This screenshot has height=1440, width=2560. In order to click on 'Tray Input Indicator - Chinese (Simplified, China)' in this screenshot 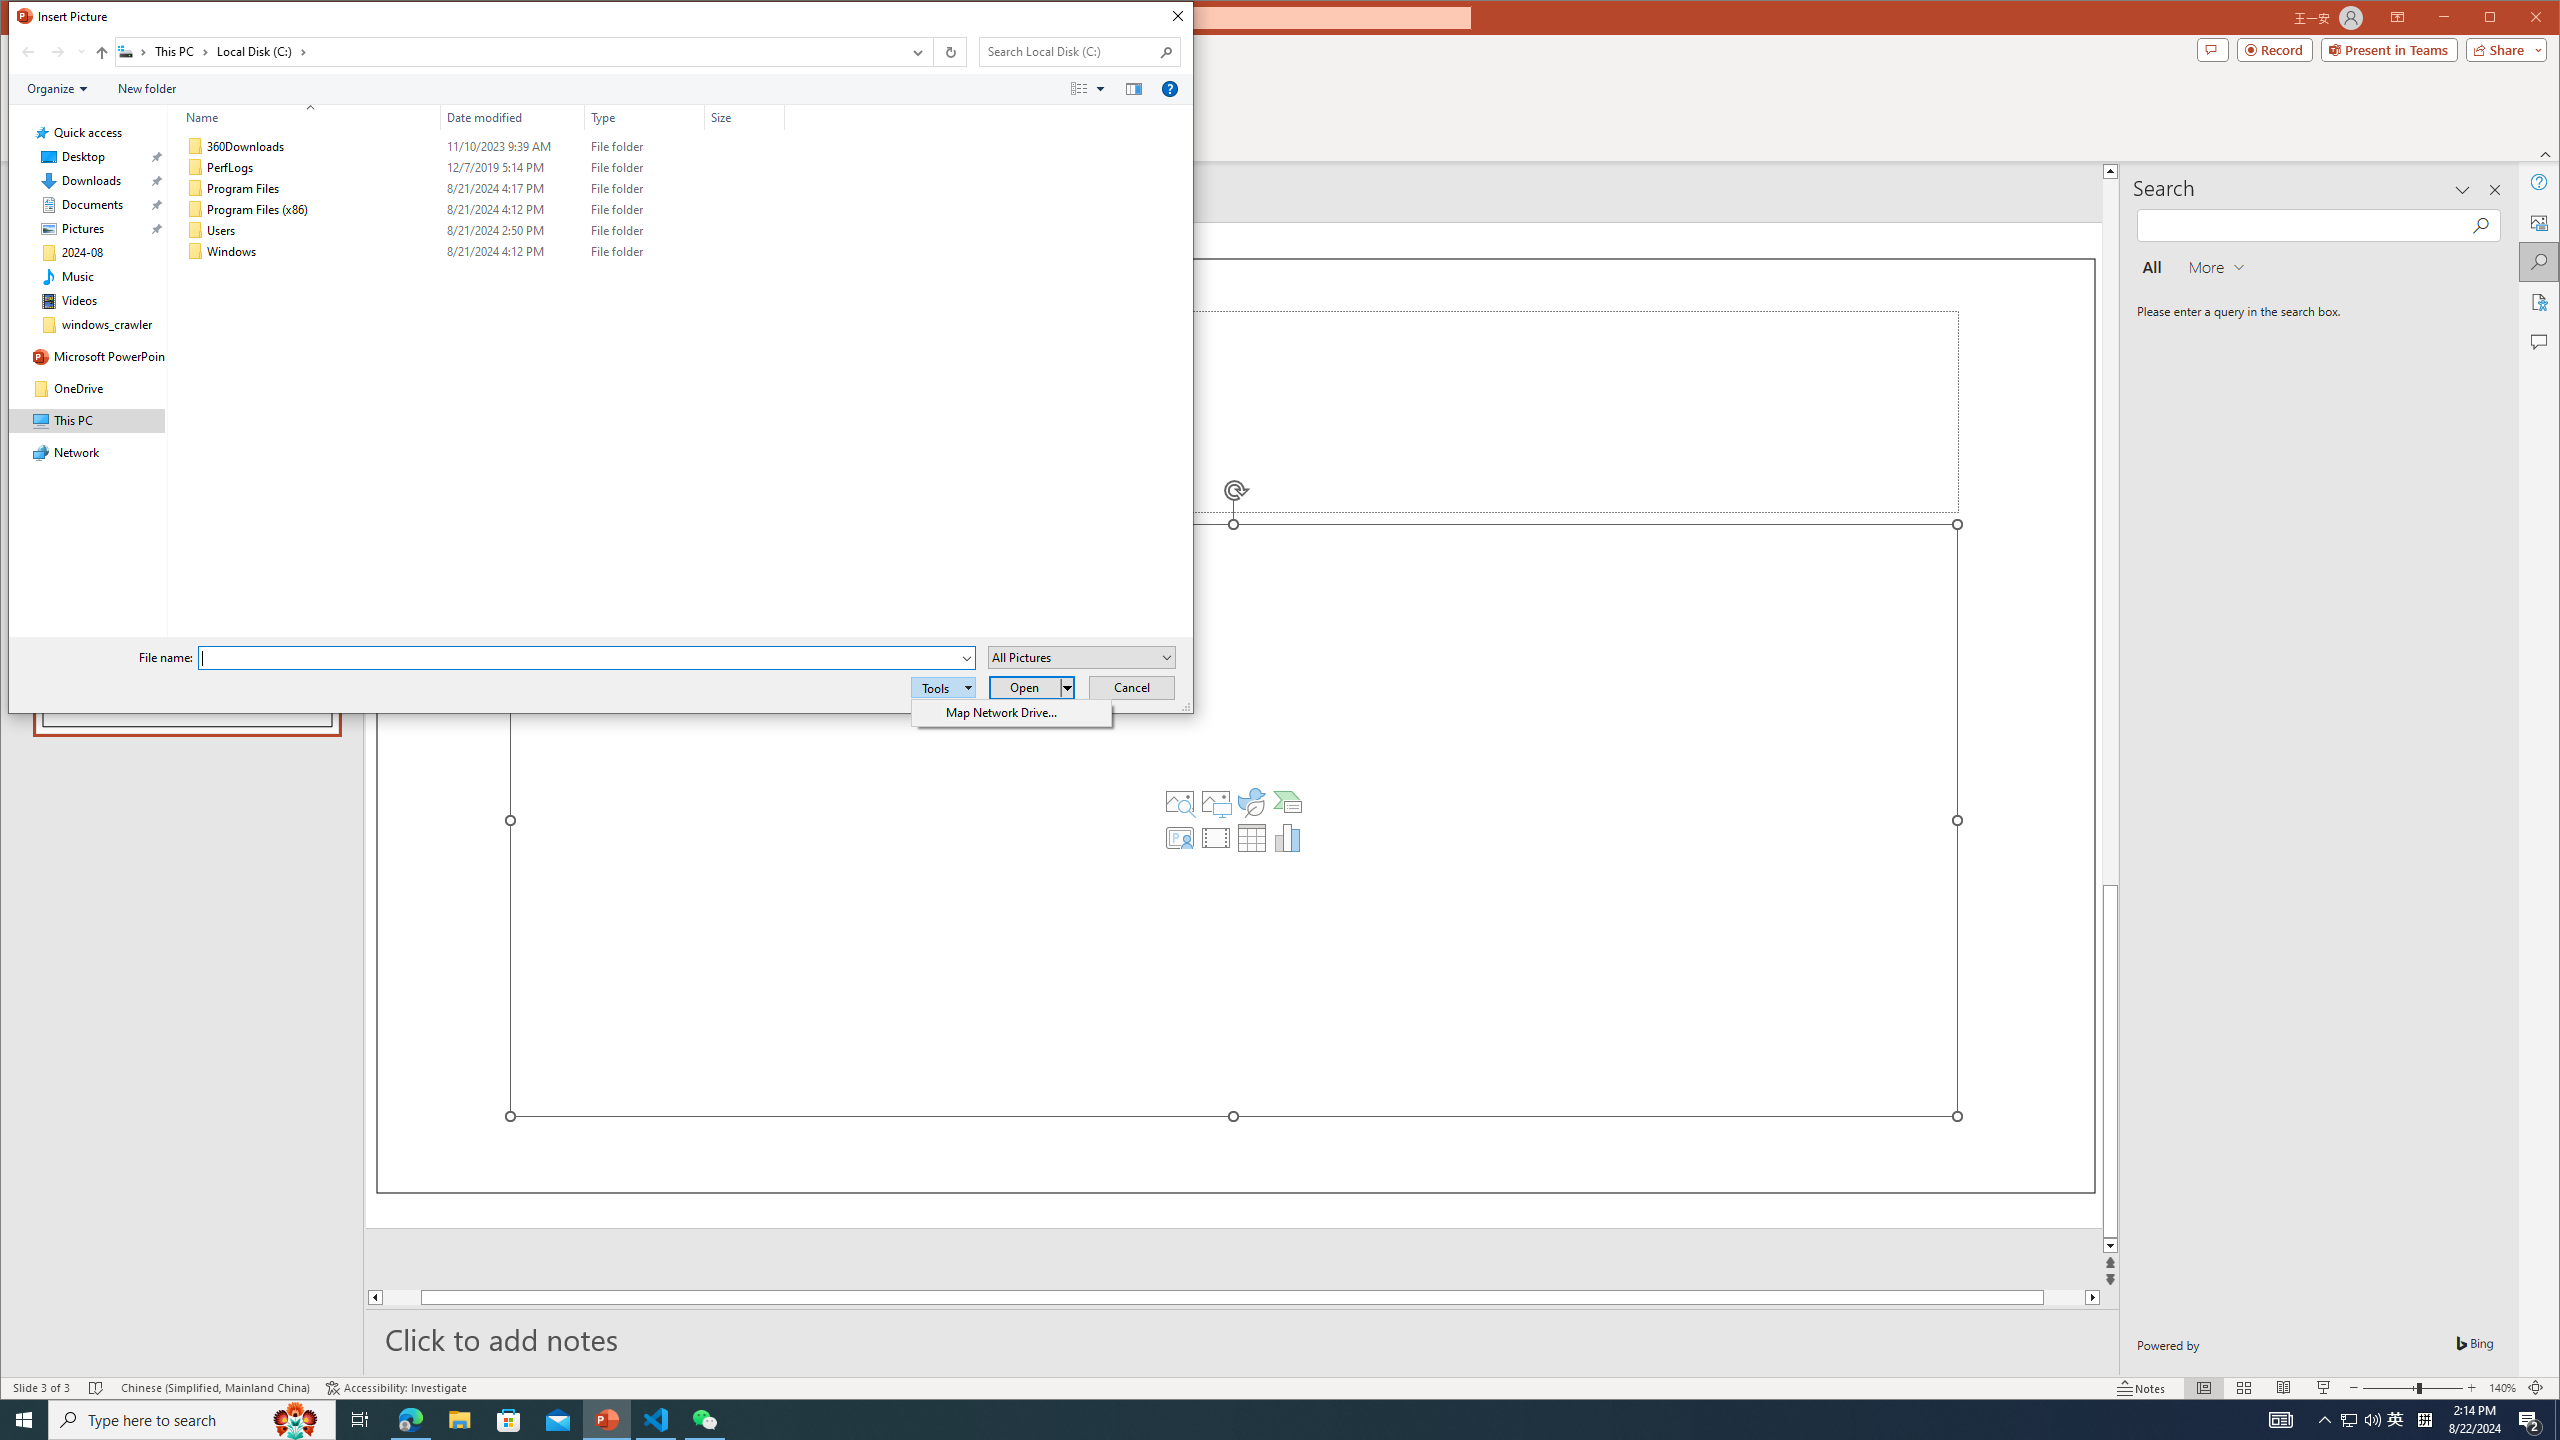, I will do `click(2424, 1418)`.